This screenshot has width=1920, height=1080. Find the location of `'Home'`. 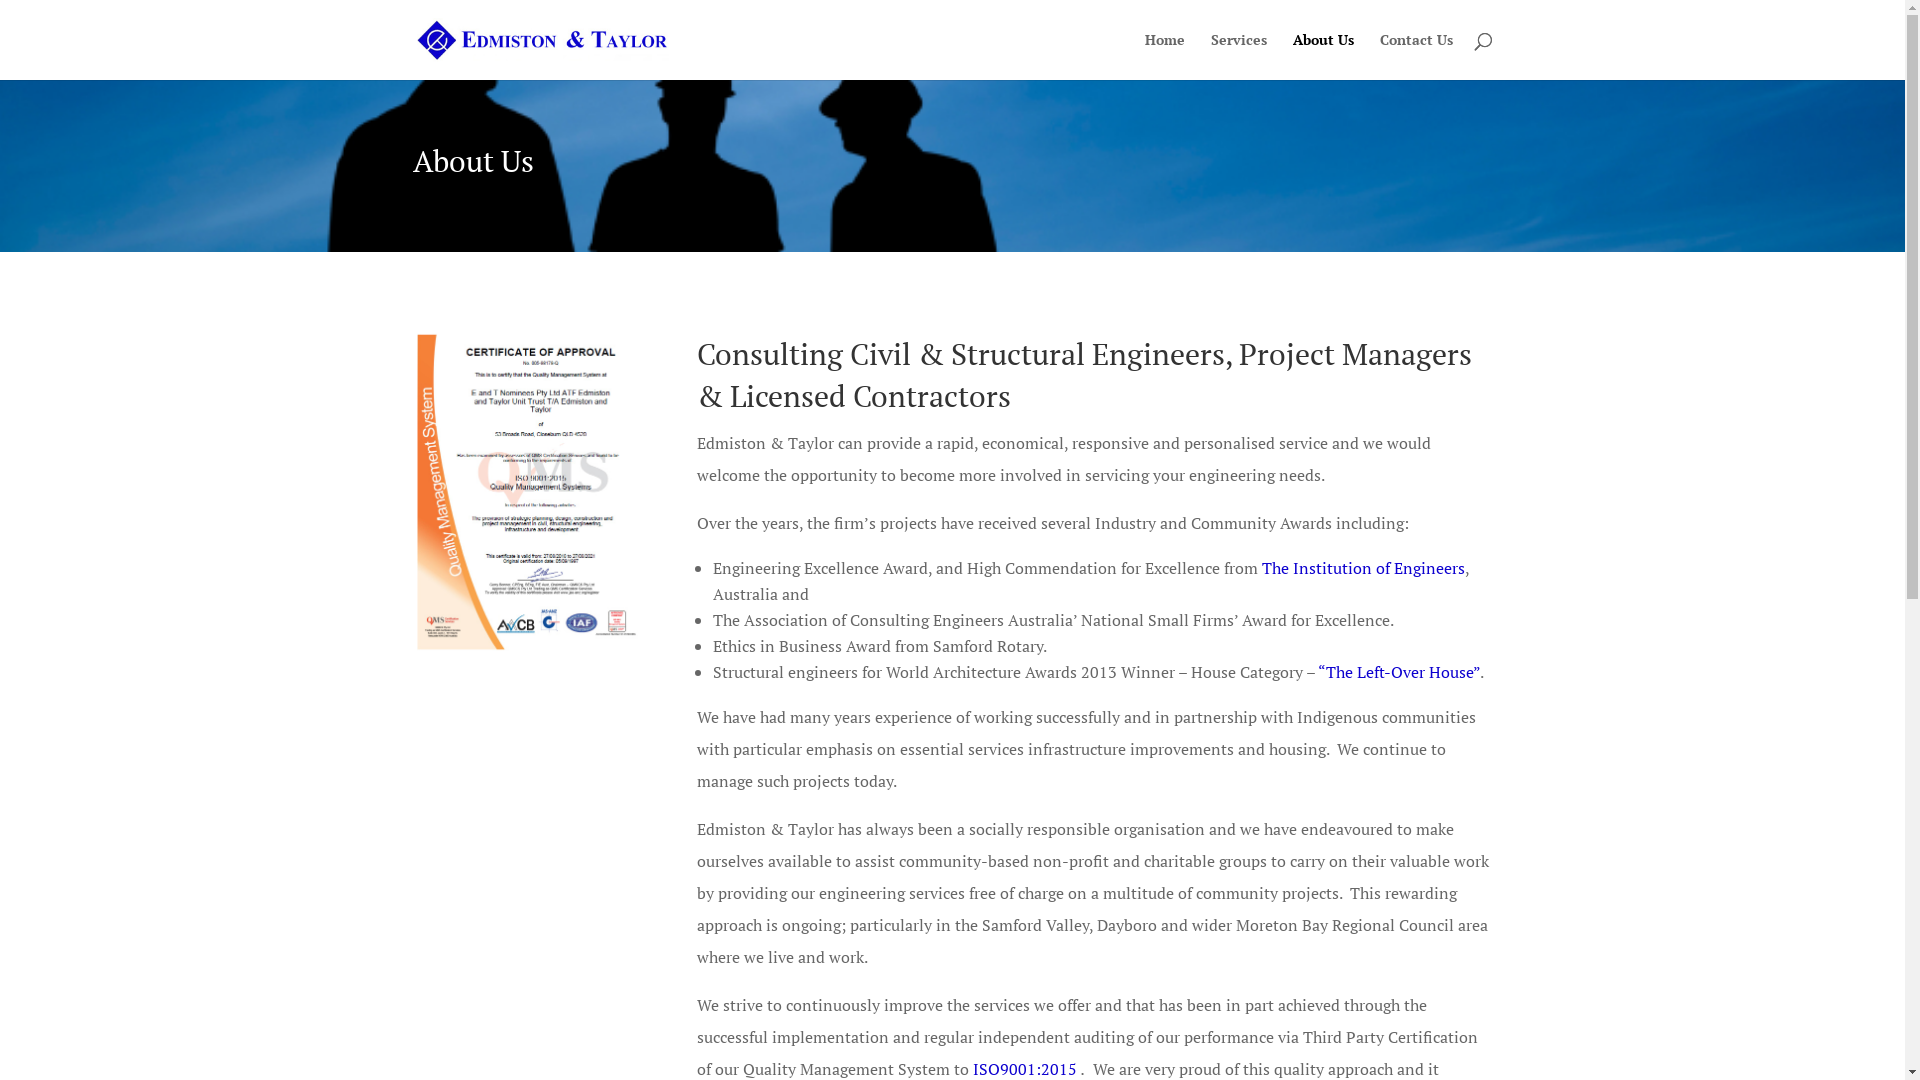

'Home' is located at coordinates (1163, 55).